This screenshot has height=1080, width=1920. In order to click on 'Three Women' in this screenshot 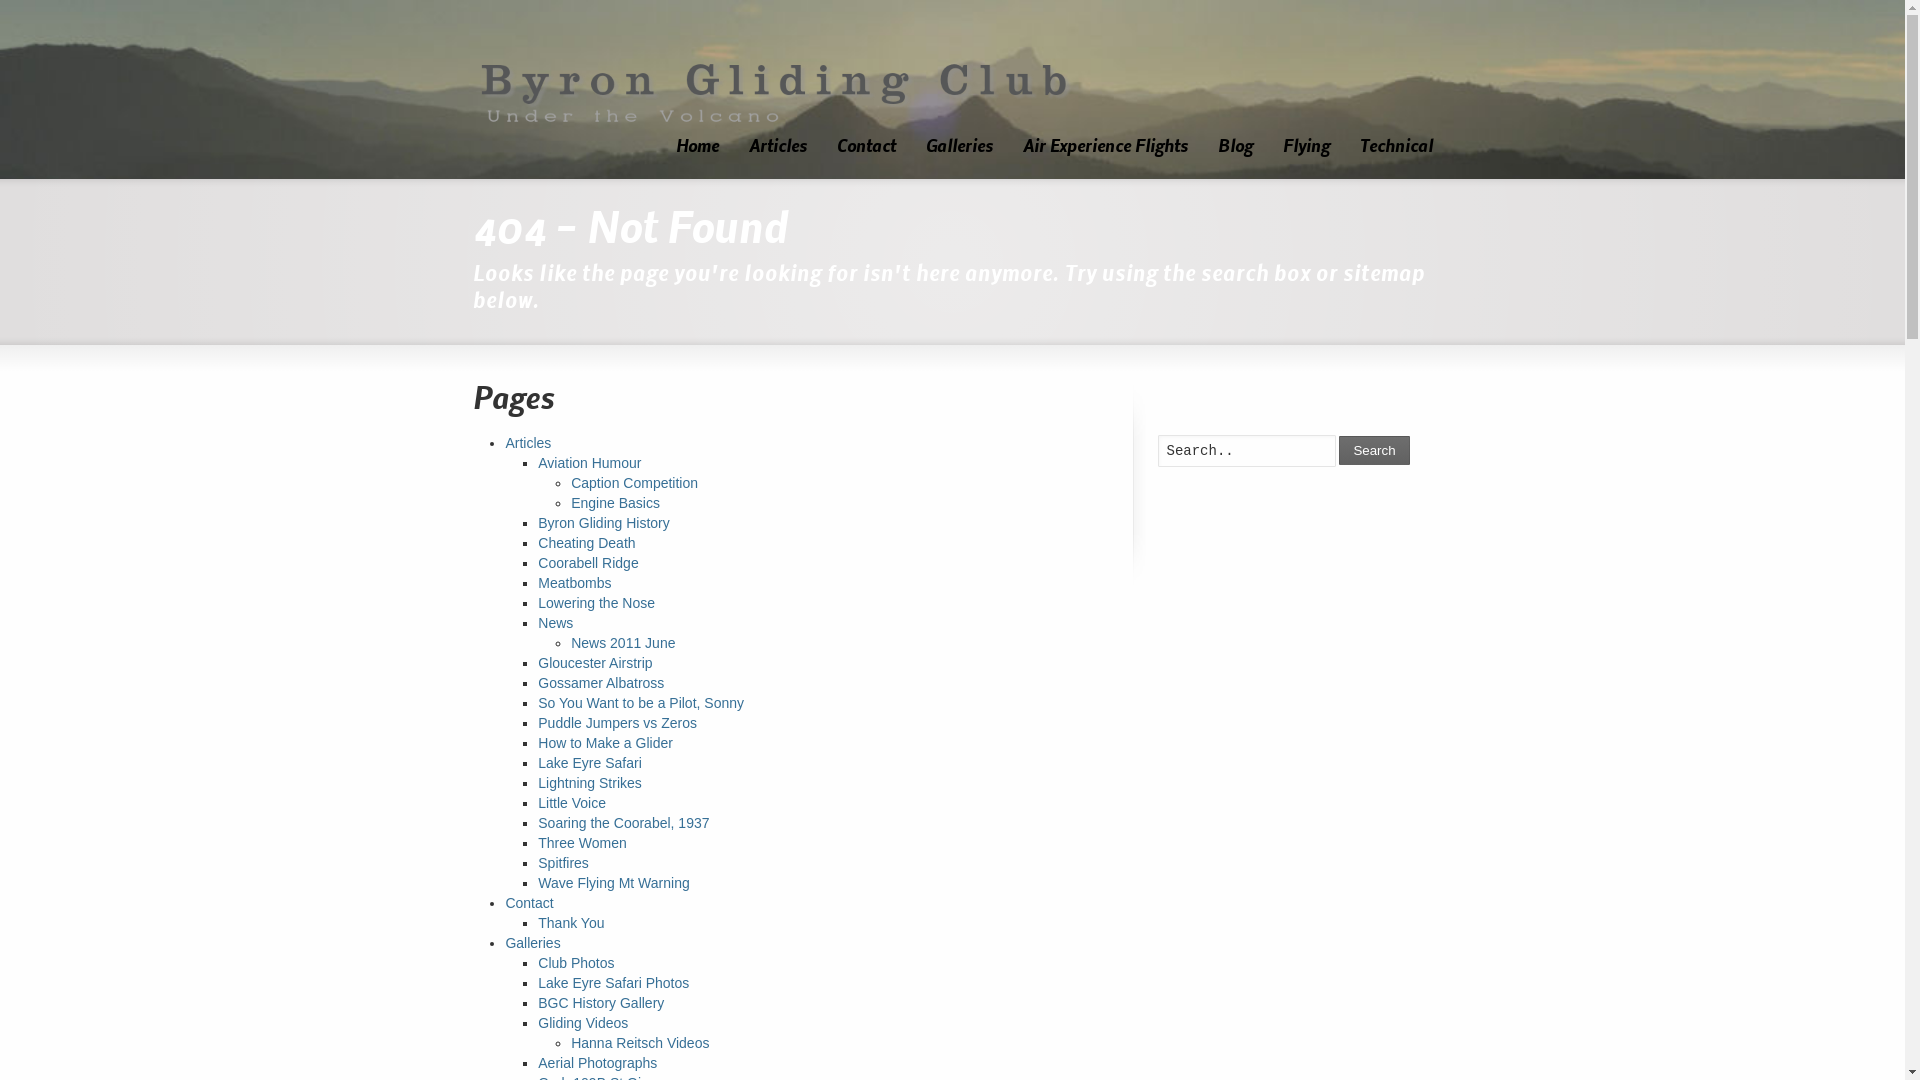, I will do `click(580, 843)`.